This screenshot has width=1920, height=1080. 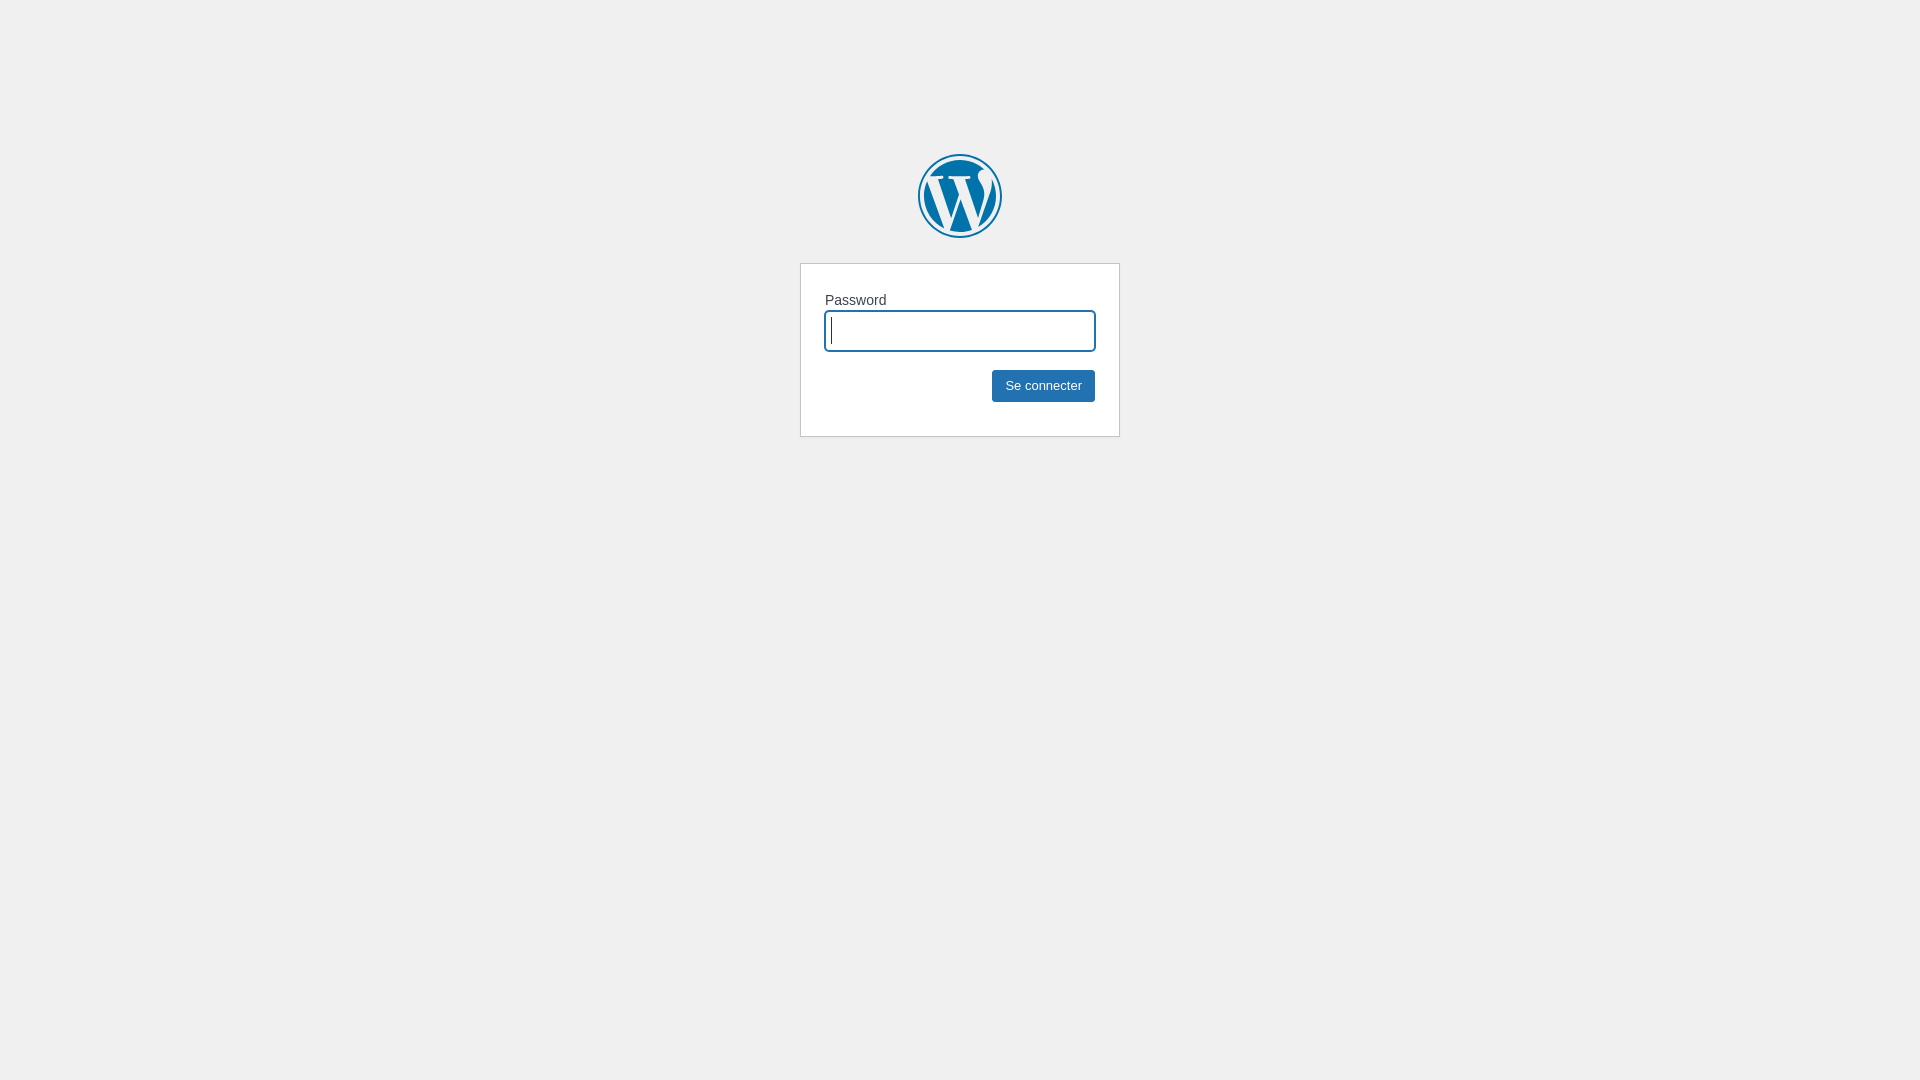 What do you see at coordinates (960, 196) in the screenshot?
I see `'FGTB Bruxelles 2020'` at bounding box center [960, 196].